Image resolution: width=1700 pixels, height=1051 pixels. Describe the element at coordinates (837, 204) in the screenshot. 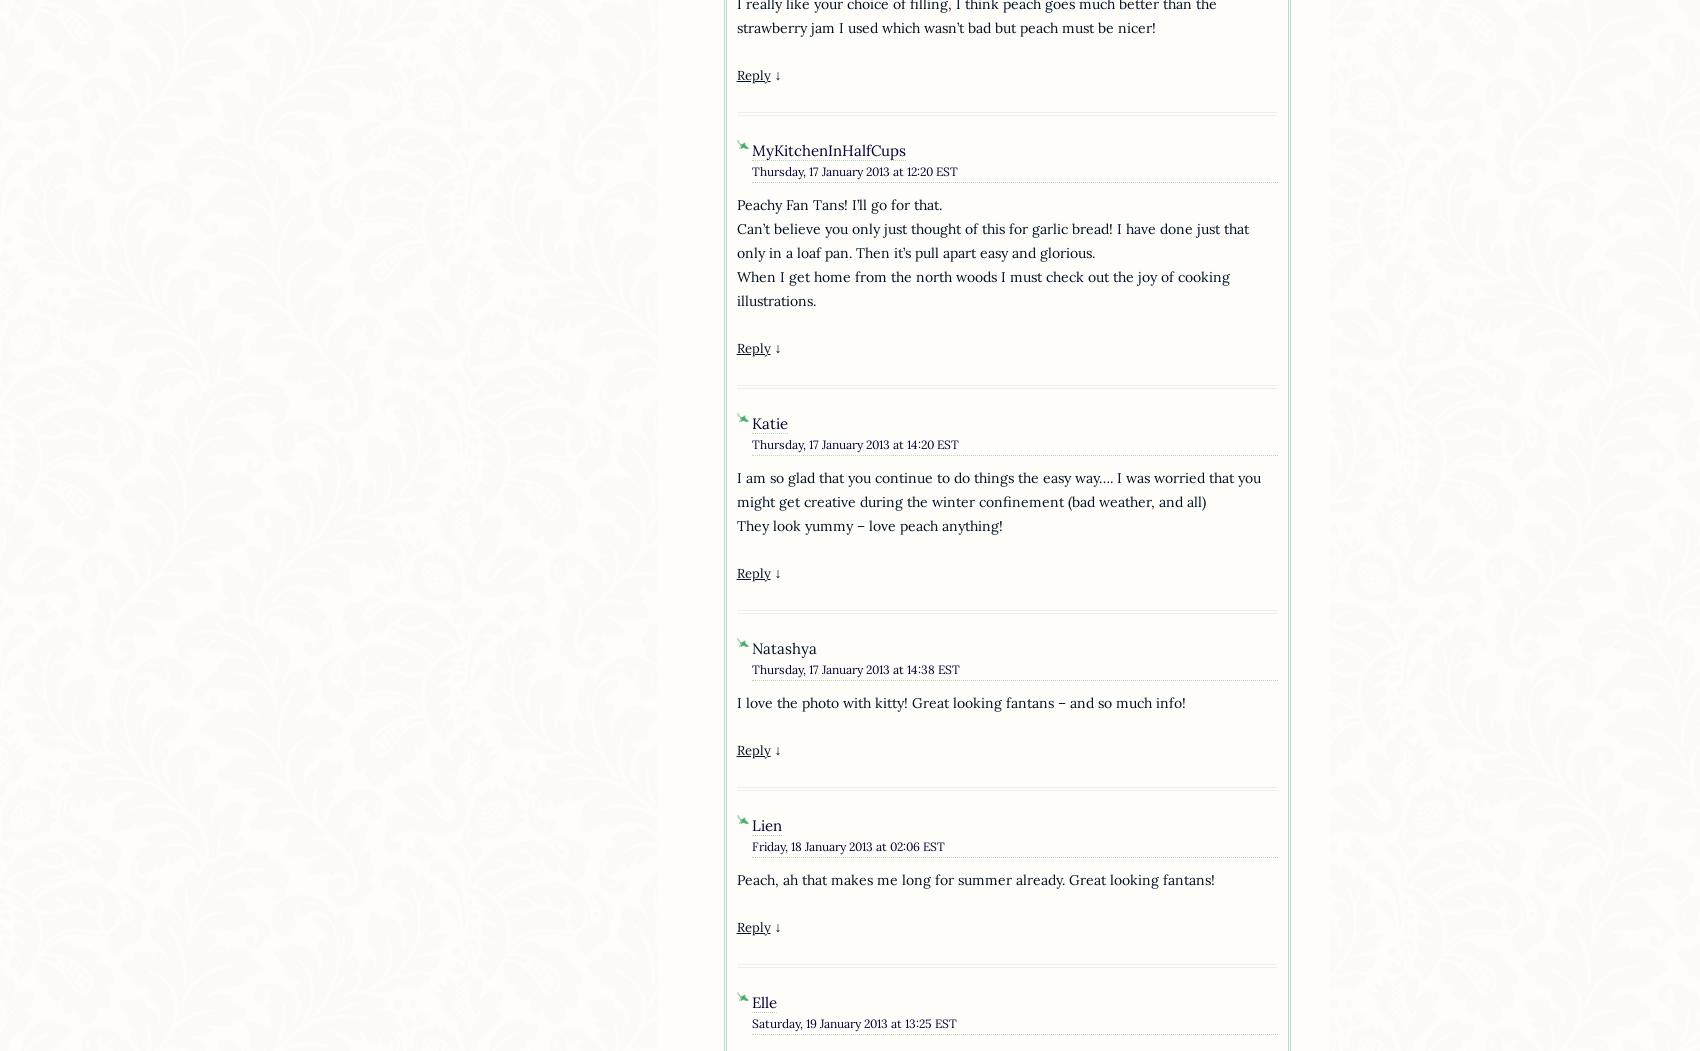

I see `'Peachy Fan Tans!  I’ll go for that.'` at that location.